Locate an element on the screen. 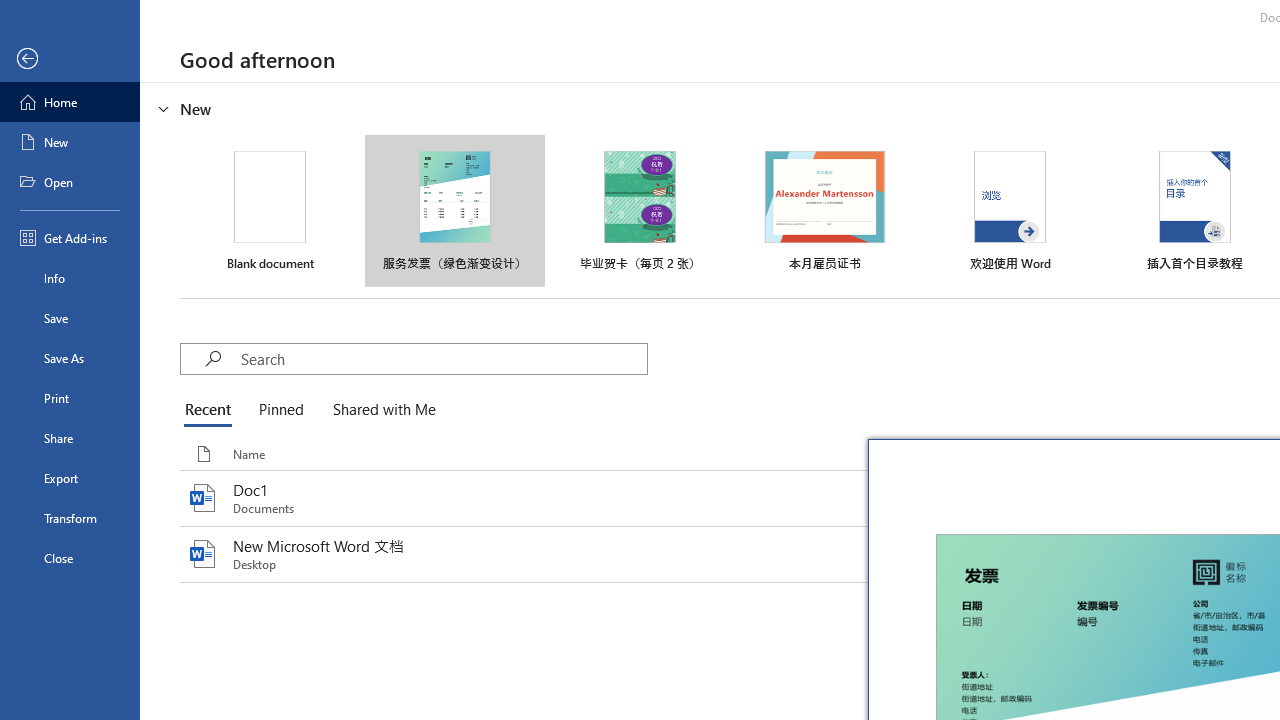  'Get Add-ins' is located at coordinates (69, 236).